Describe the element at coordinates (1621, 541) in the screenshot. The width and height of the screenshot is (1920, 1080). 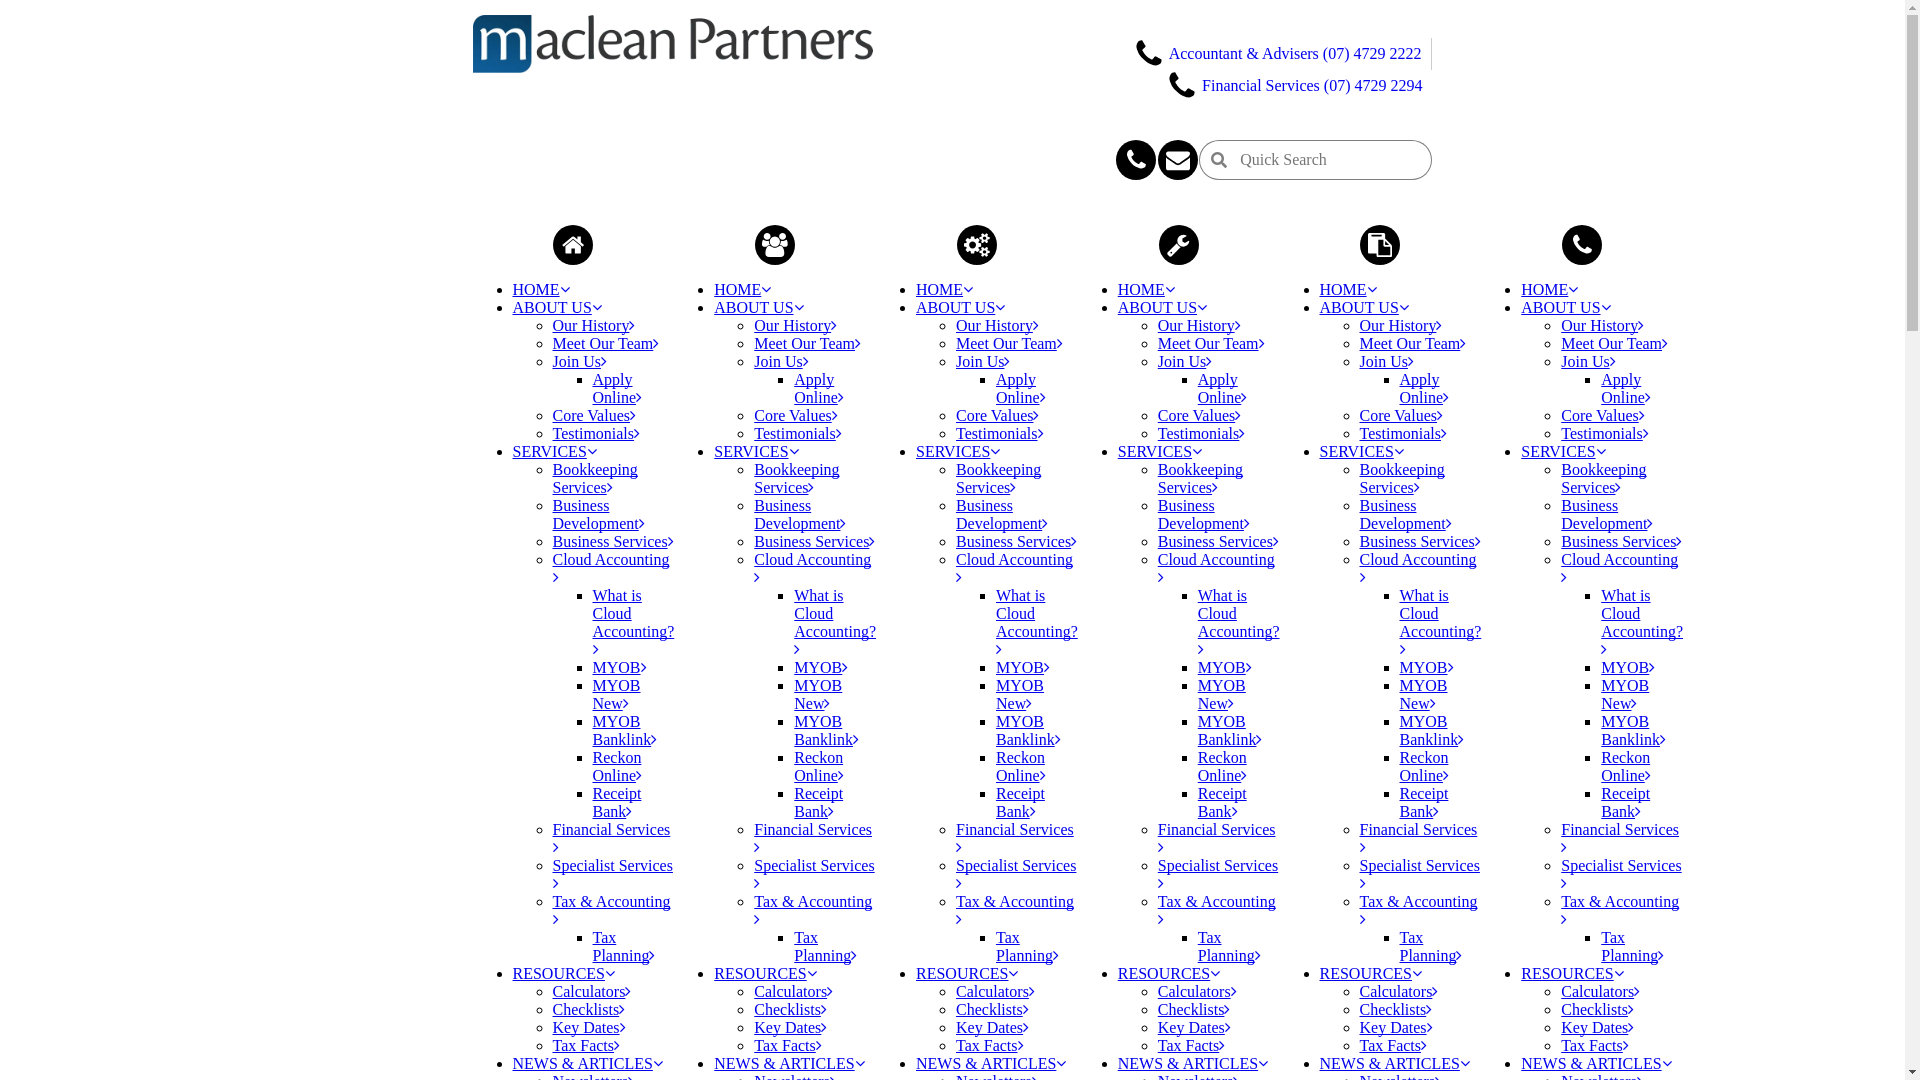
I see `'Business Services'` at that location.